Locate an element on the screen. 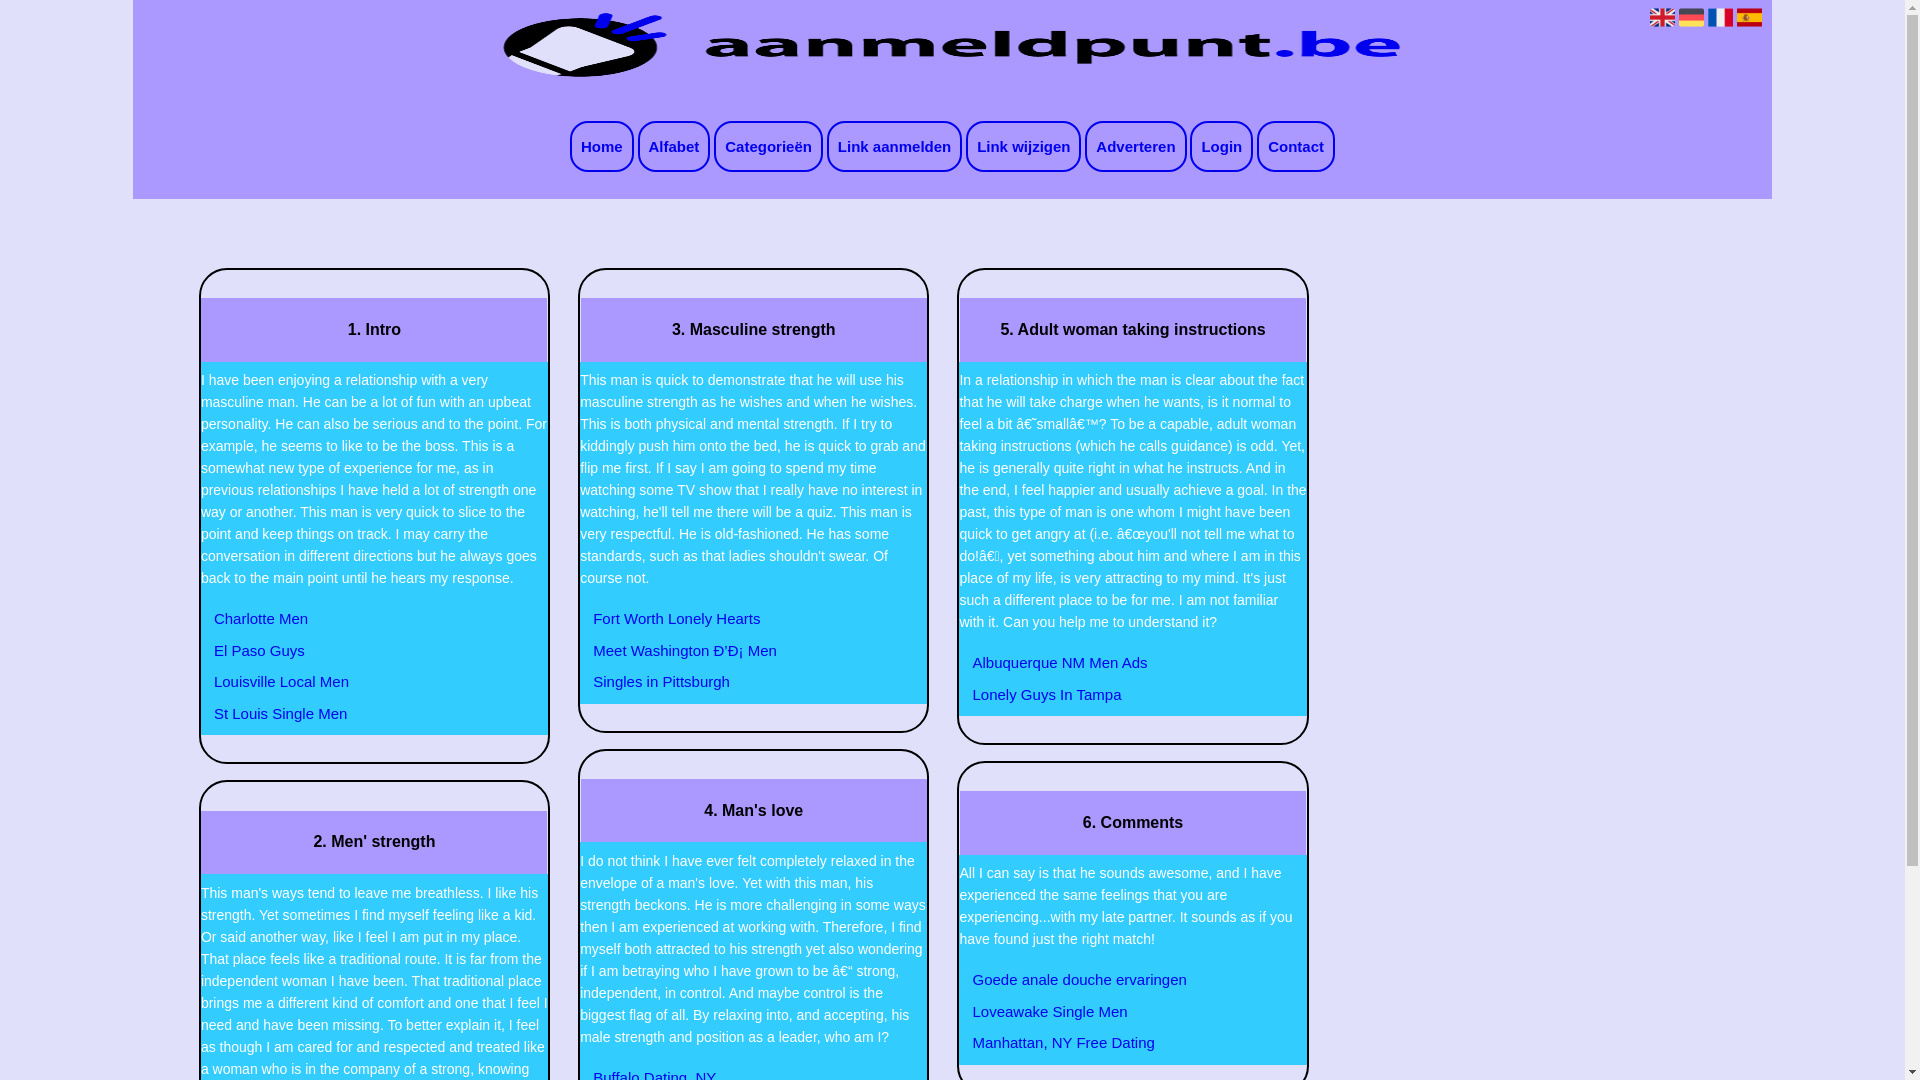 The width and height of the screenshot is (1920, 1080). 'Goede anale douche ervaringen' is located at coordinates (1121, 978).